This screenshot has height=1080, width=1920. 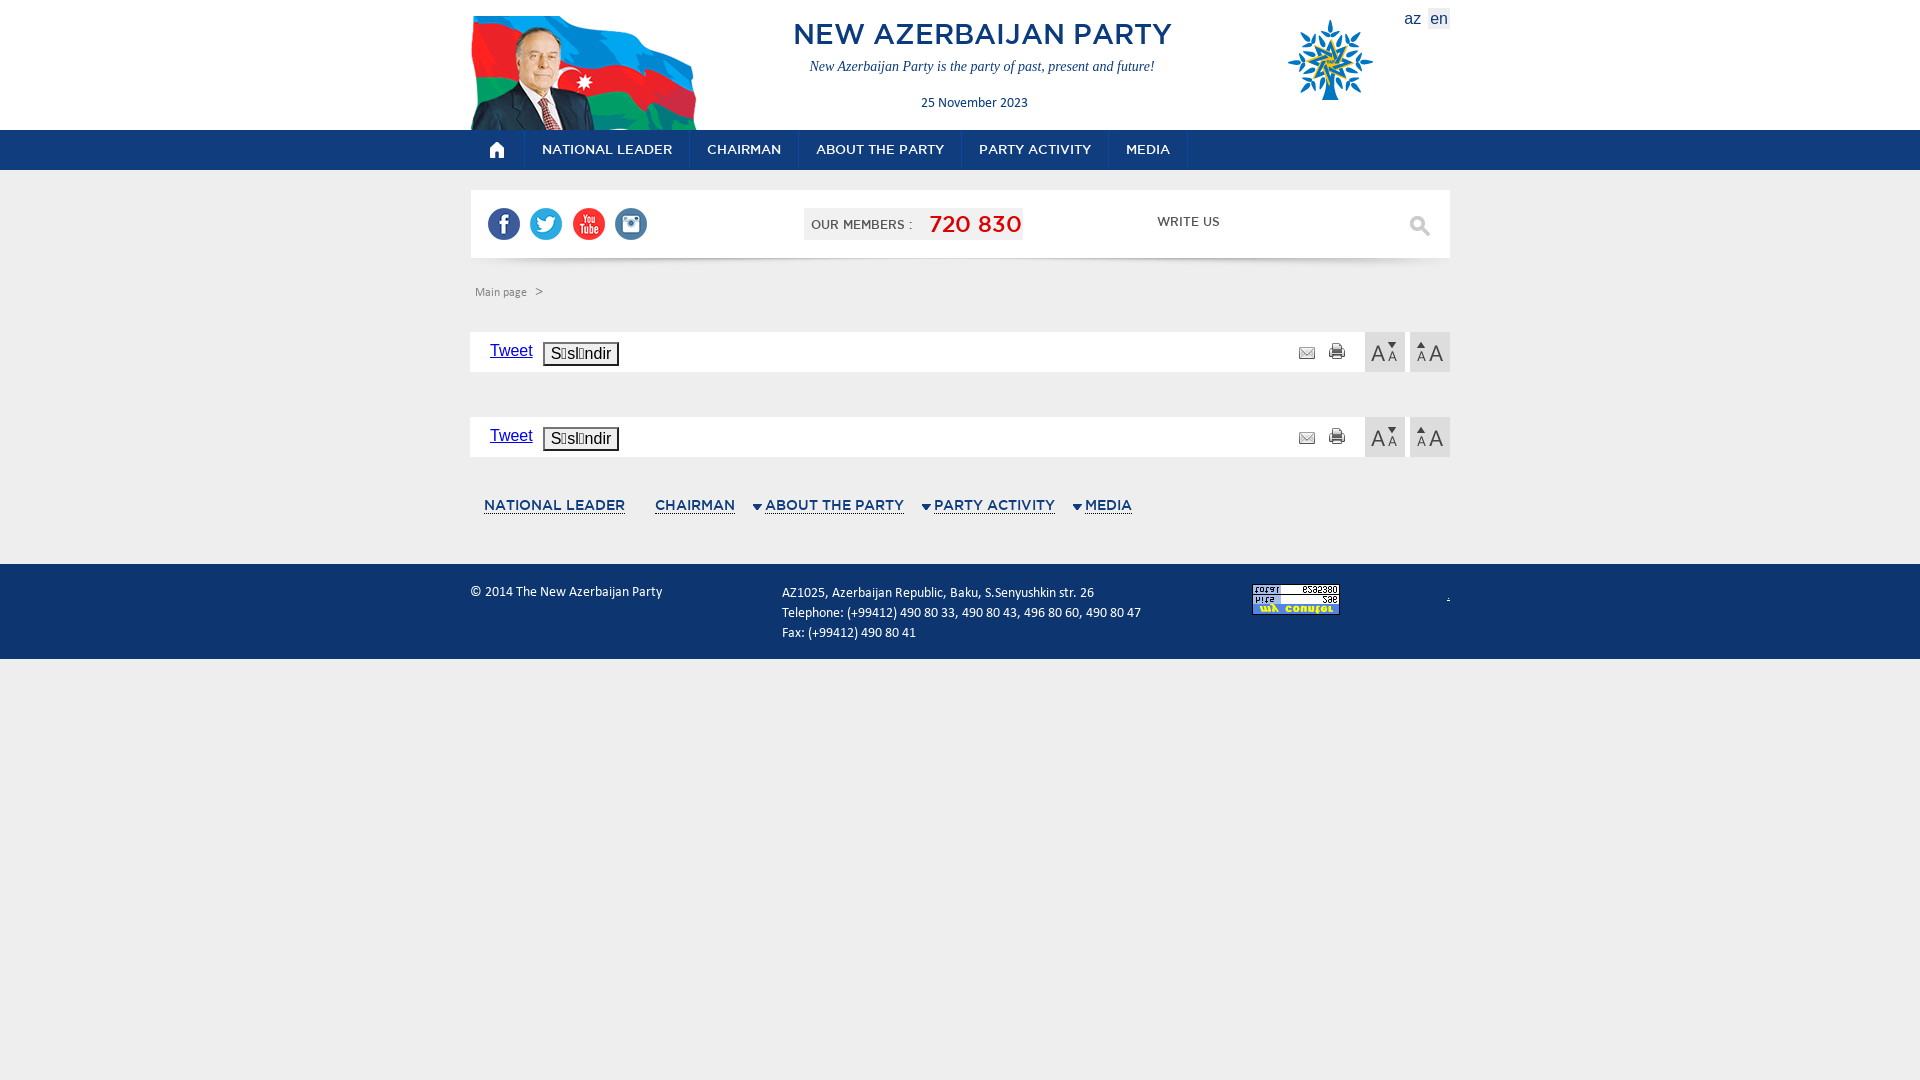 What do you see at coordinates (1448, 595) in the screenshot?
I see `'.'` at bounding box center [1448, 595].